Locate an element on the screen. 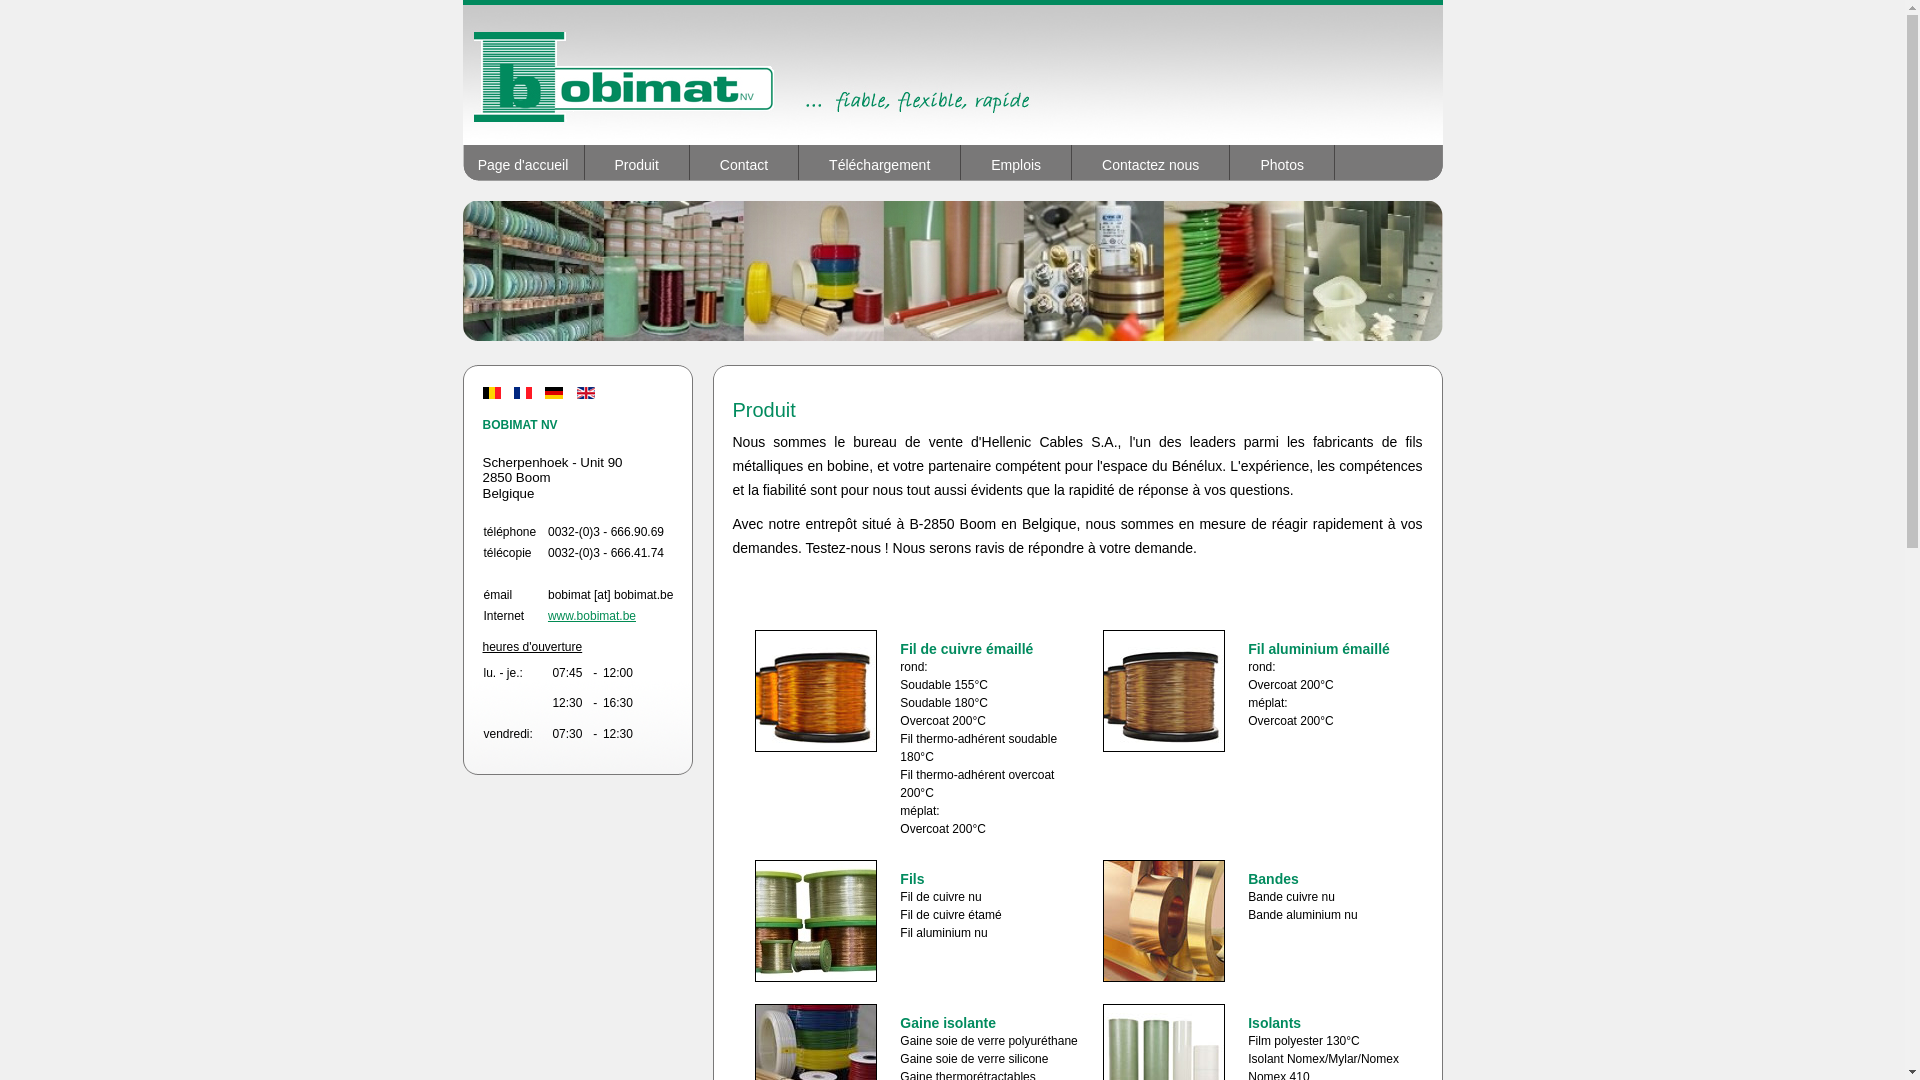 This screenshot has width=1920, height=1080. 'Page d'accueil' is located at coordinates (523, 161).